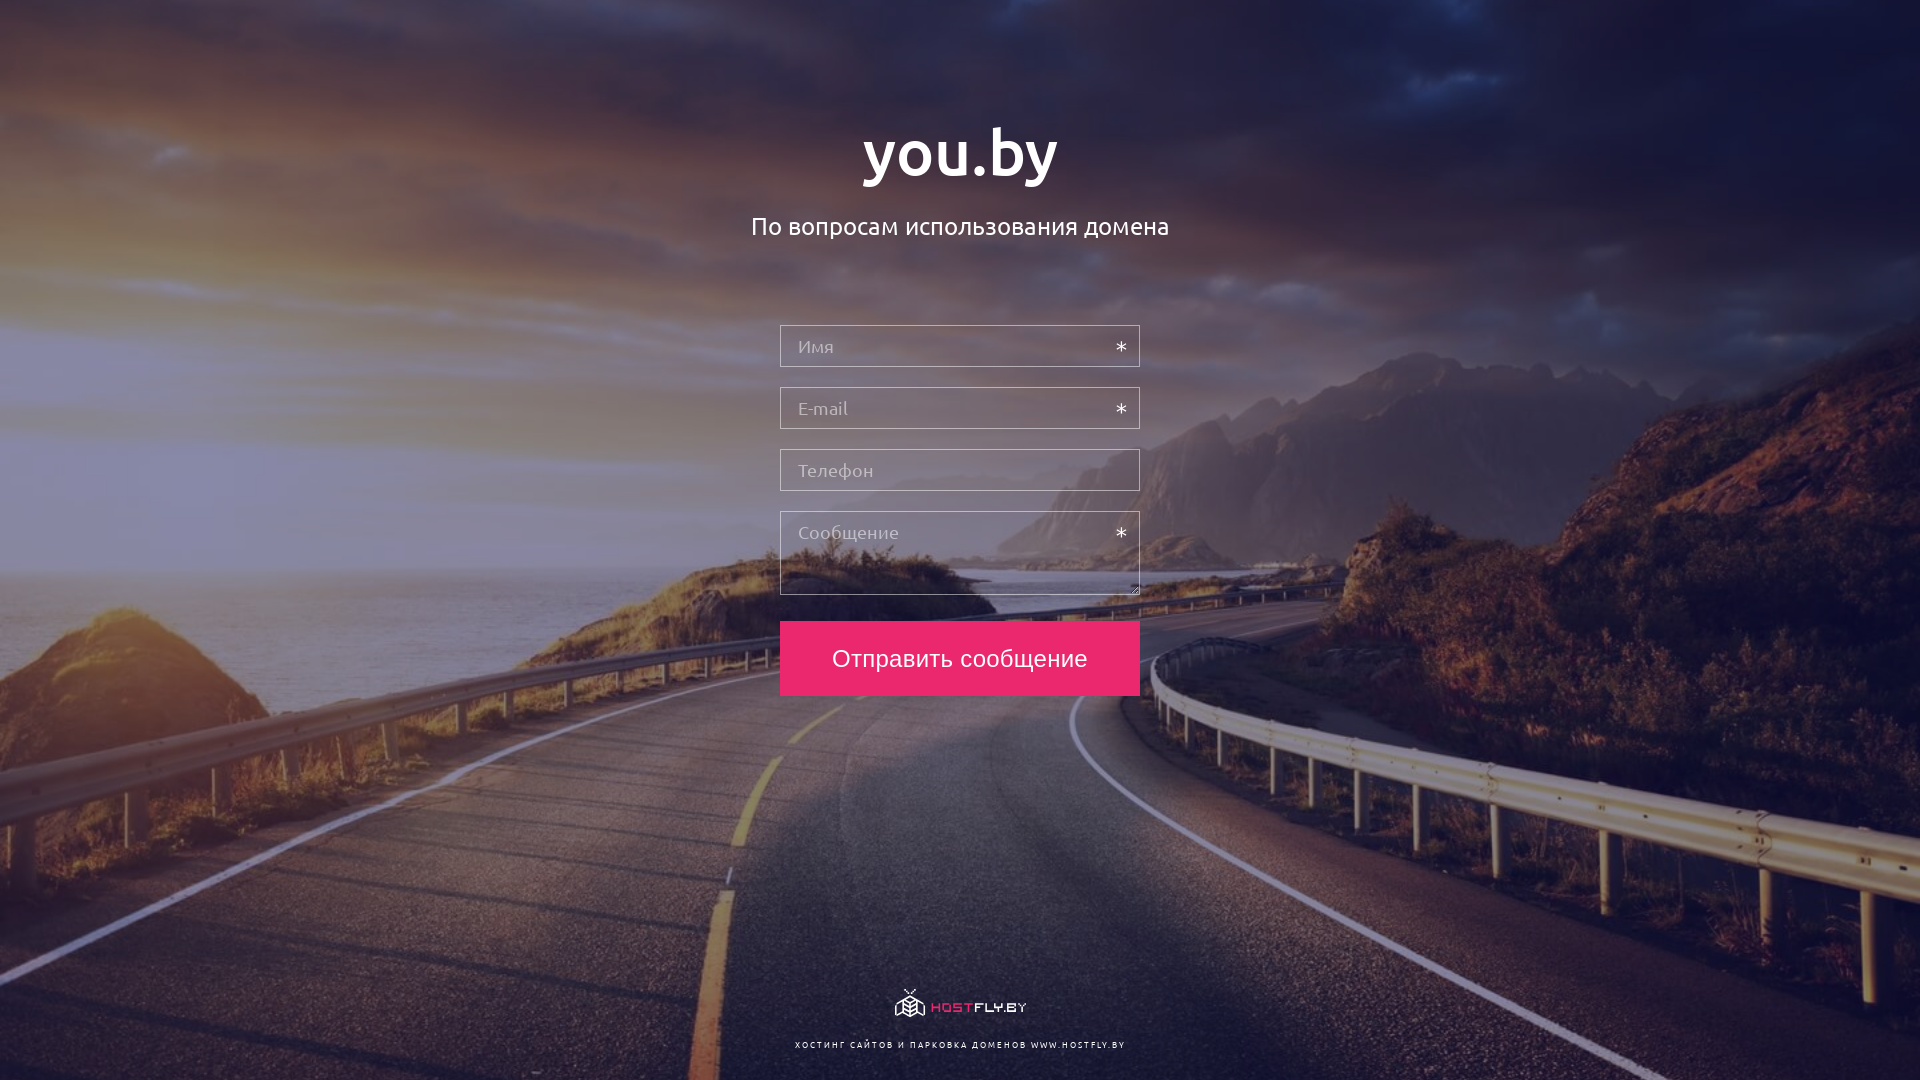 The width and height of the screenshot is (1920, 1080). Describe the element at coordinates (1076, 1043) in the screenshot. I see `'WWW.HOSTFLY.BY'` at that location.